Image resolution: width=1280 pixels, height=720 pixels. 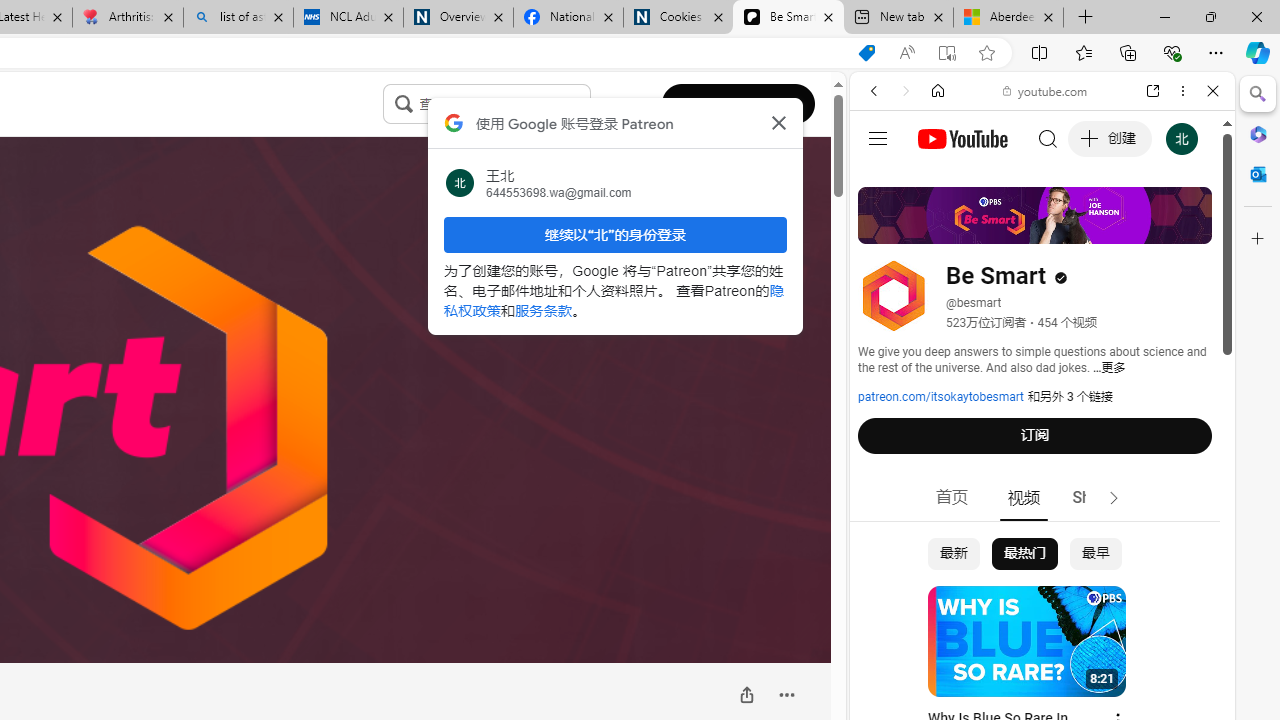 What do you see at coordinates (881, 180) in the screenshot?
I see `'Web scope'` at bounding box center [881, 180].